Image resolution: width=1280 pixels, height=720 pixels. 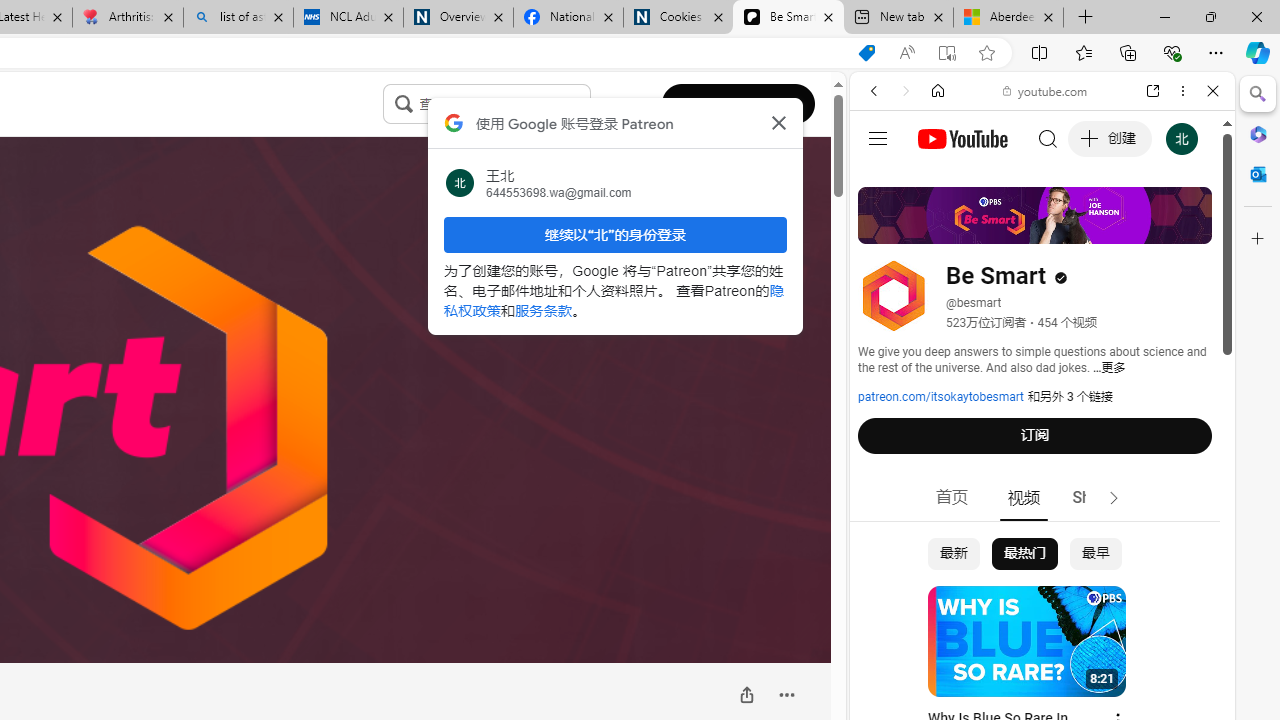 What do you see at coordinates (881, 180) in the screenshot?
I see `'Web scope'` at bounding box center [881, 180].